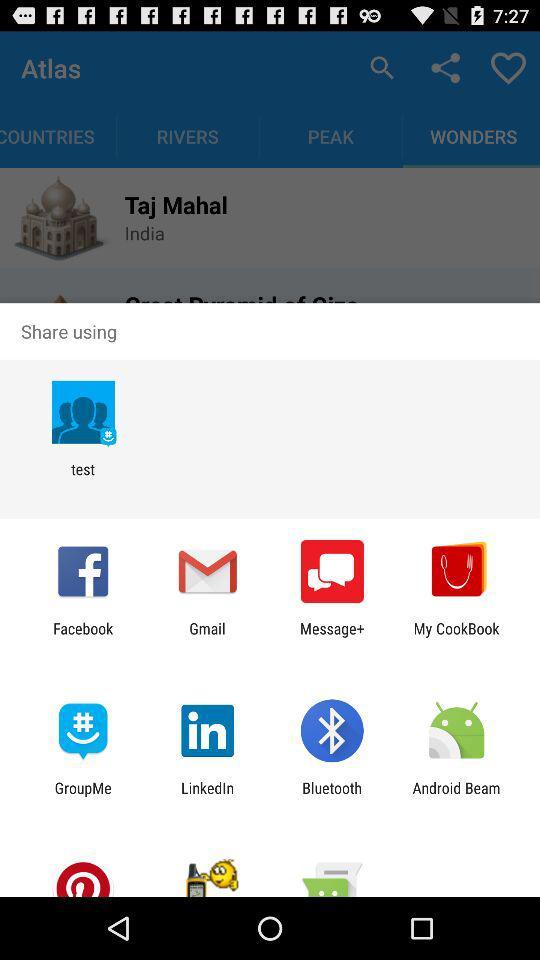 This screenshot has width=540, height=960. Describe the element at coordinates (456, 796) in the screenshot. I see `the android beam icon` at that location.